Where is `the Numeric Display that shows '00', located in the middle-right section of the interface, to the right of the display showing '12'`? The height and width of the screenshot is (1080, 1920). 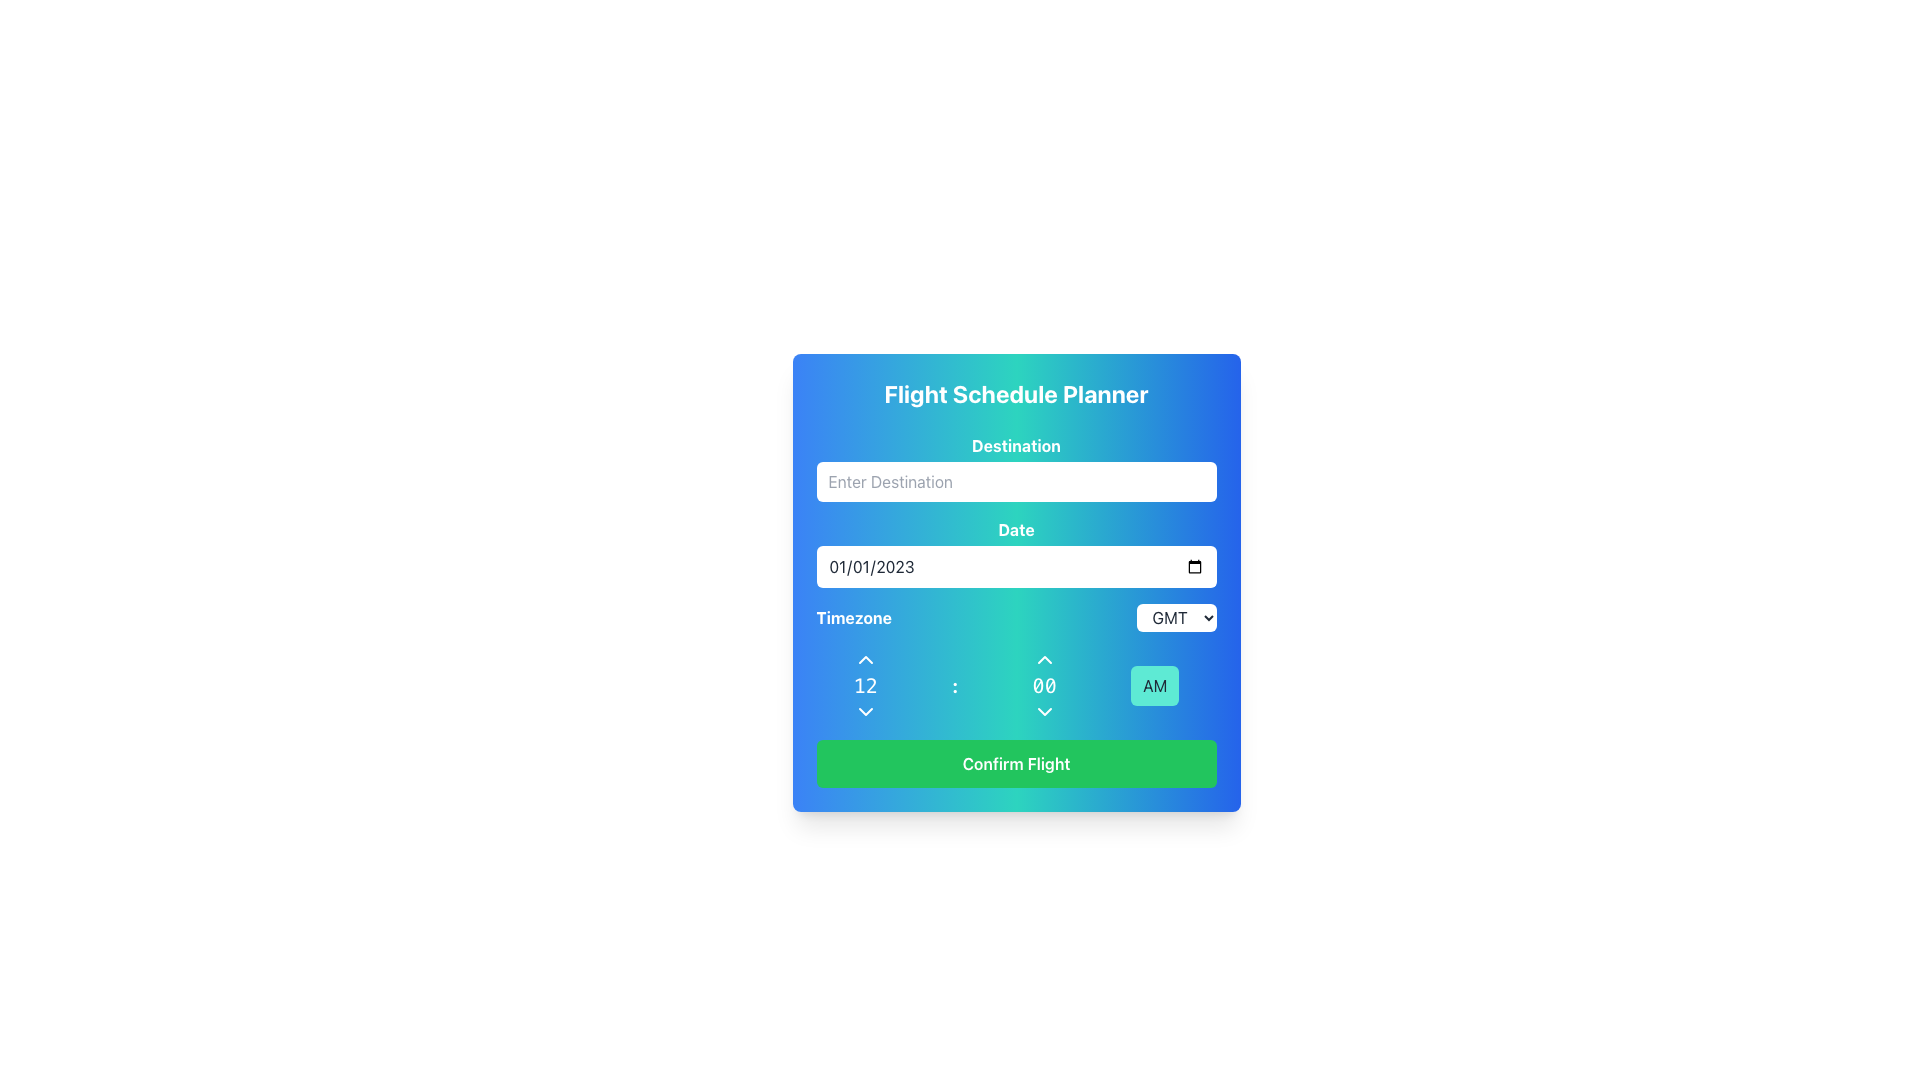
the Numeric Display that shows '00', located in the middle-right section of the interface, to the right of the display showing '12' is located at coordinates (1043, 685).